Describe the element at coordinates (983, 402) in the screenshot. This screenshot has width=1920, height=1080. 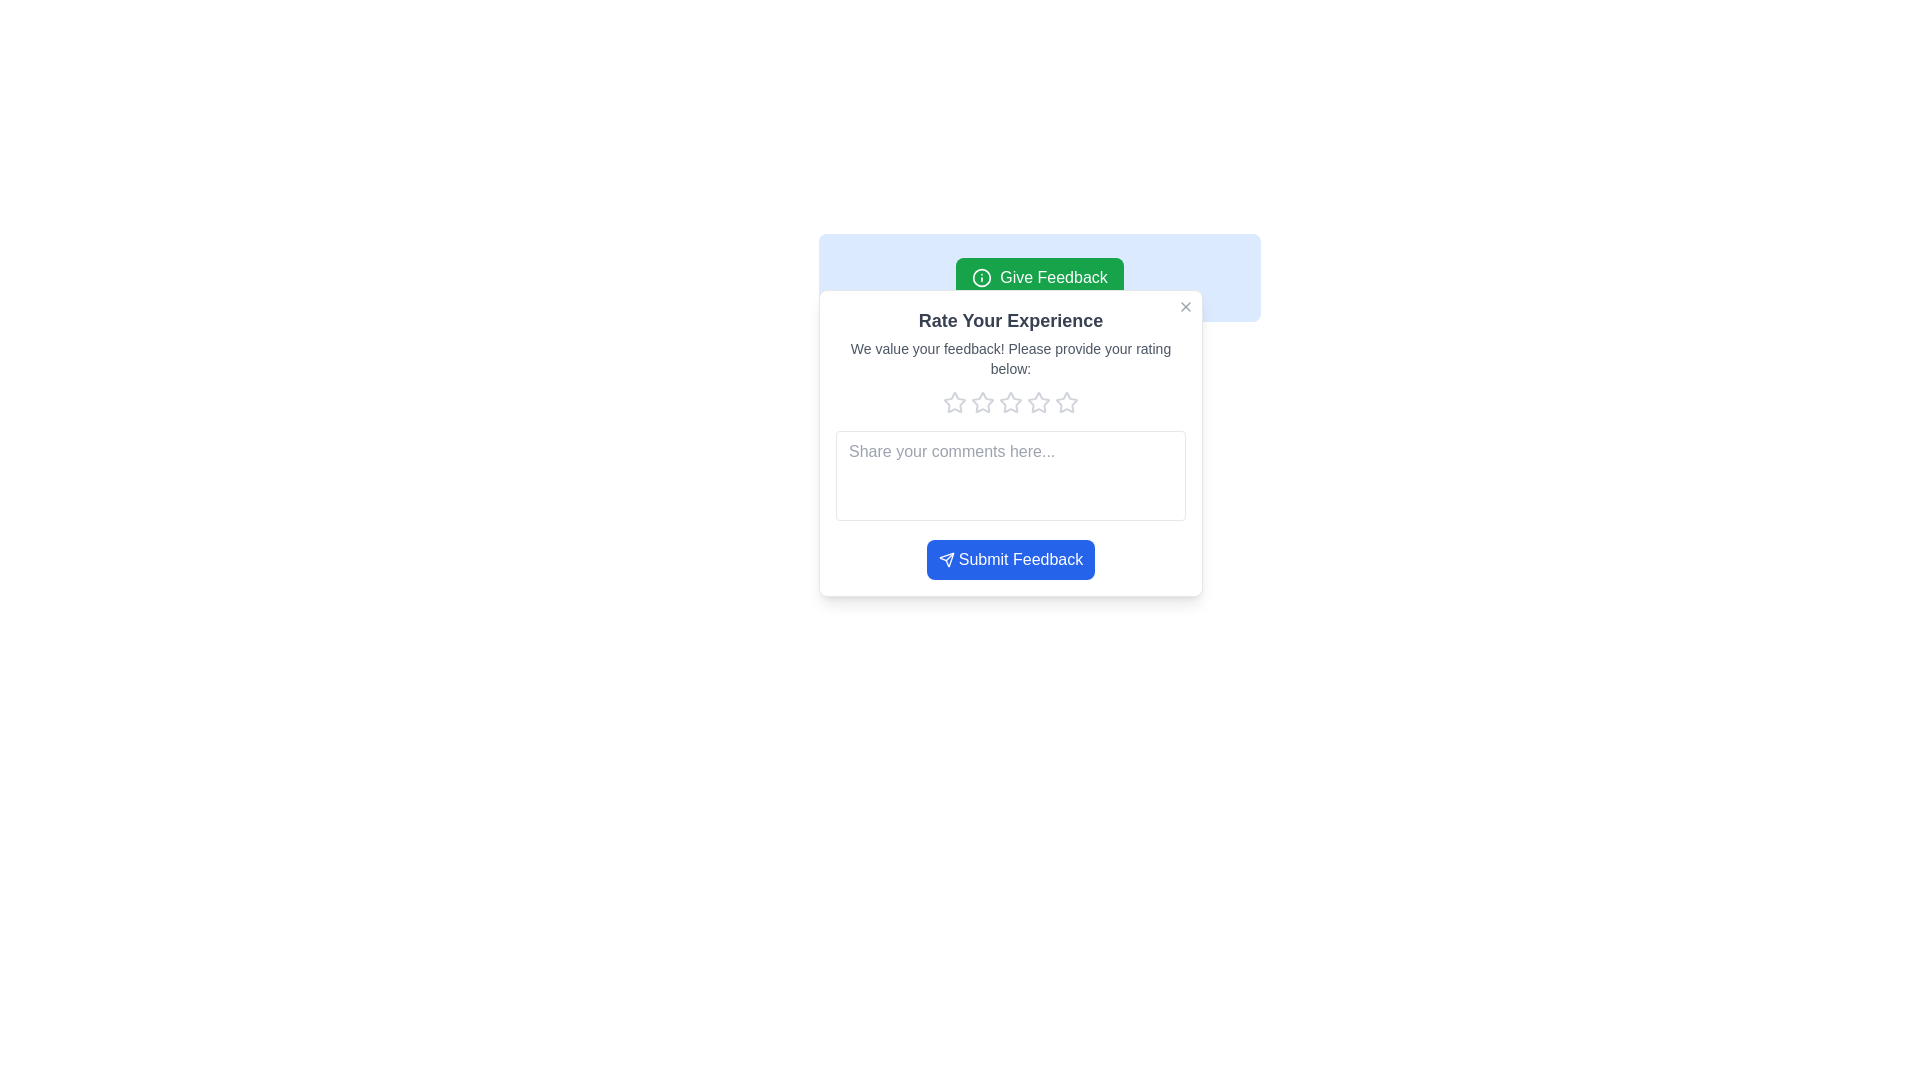
I see `the first rating star in the feedback form` at that location.